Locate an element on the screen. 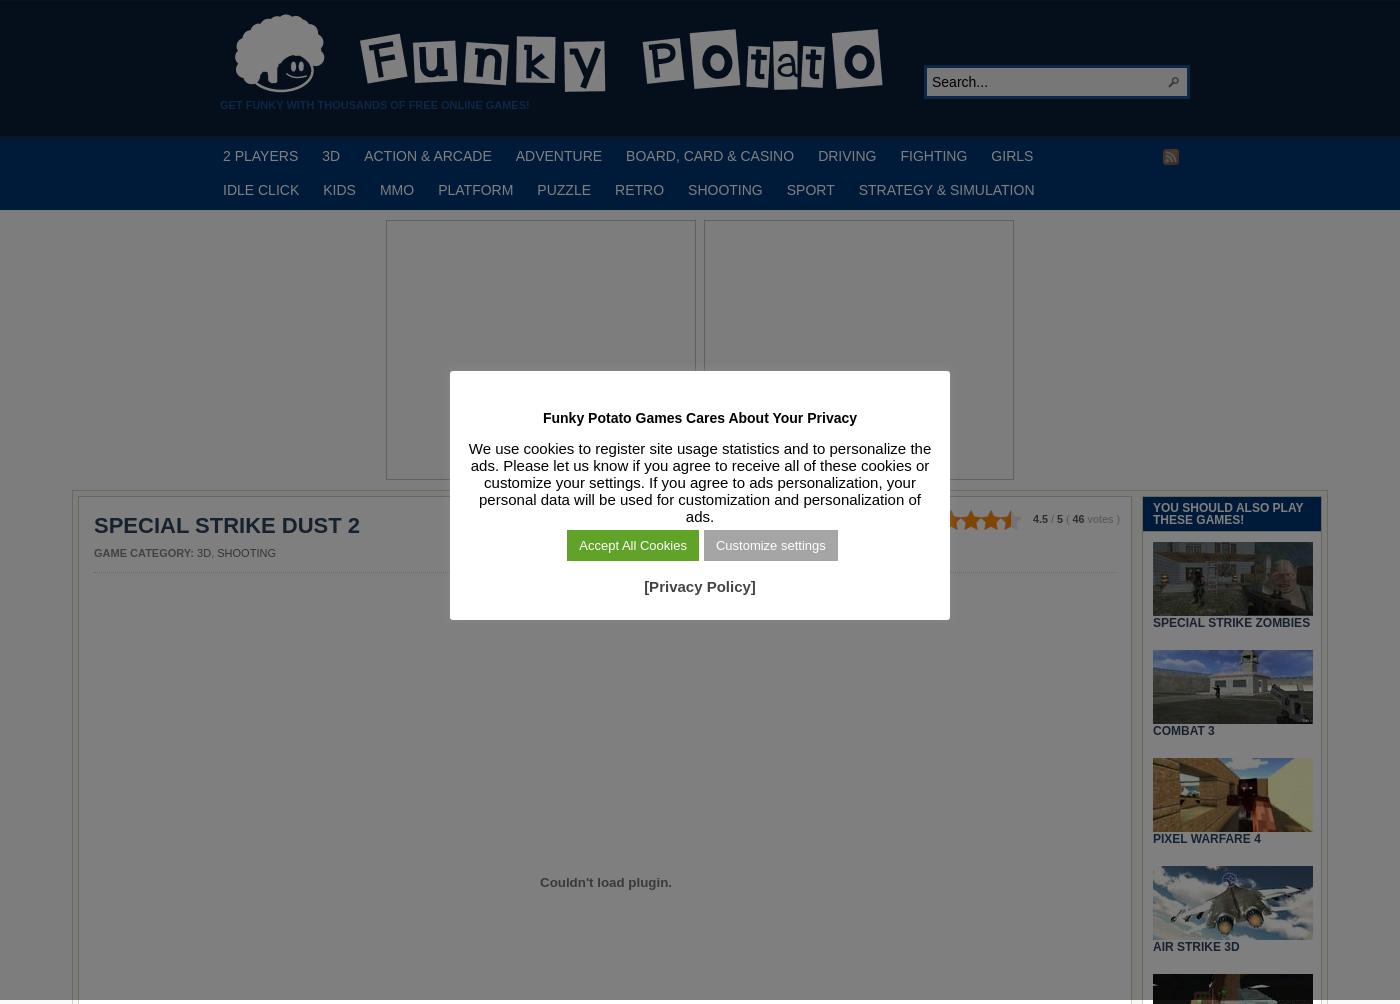 This screenshot has height=1004, width=1400. '46' is located at coordinates (1071, 518).